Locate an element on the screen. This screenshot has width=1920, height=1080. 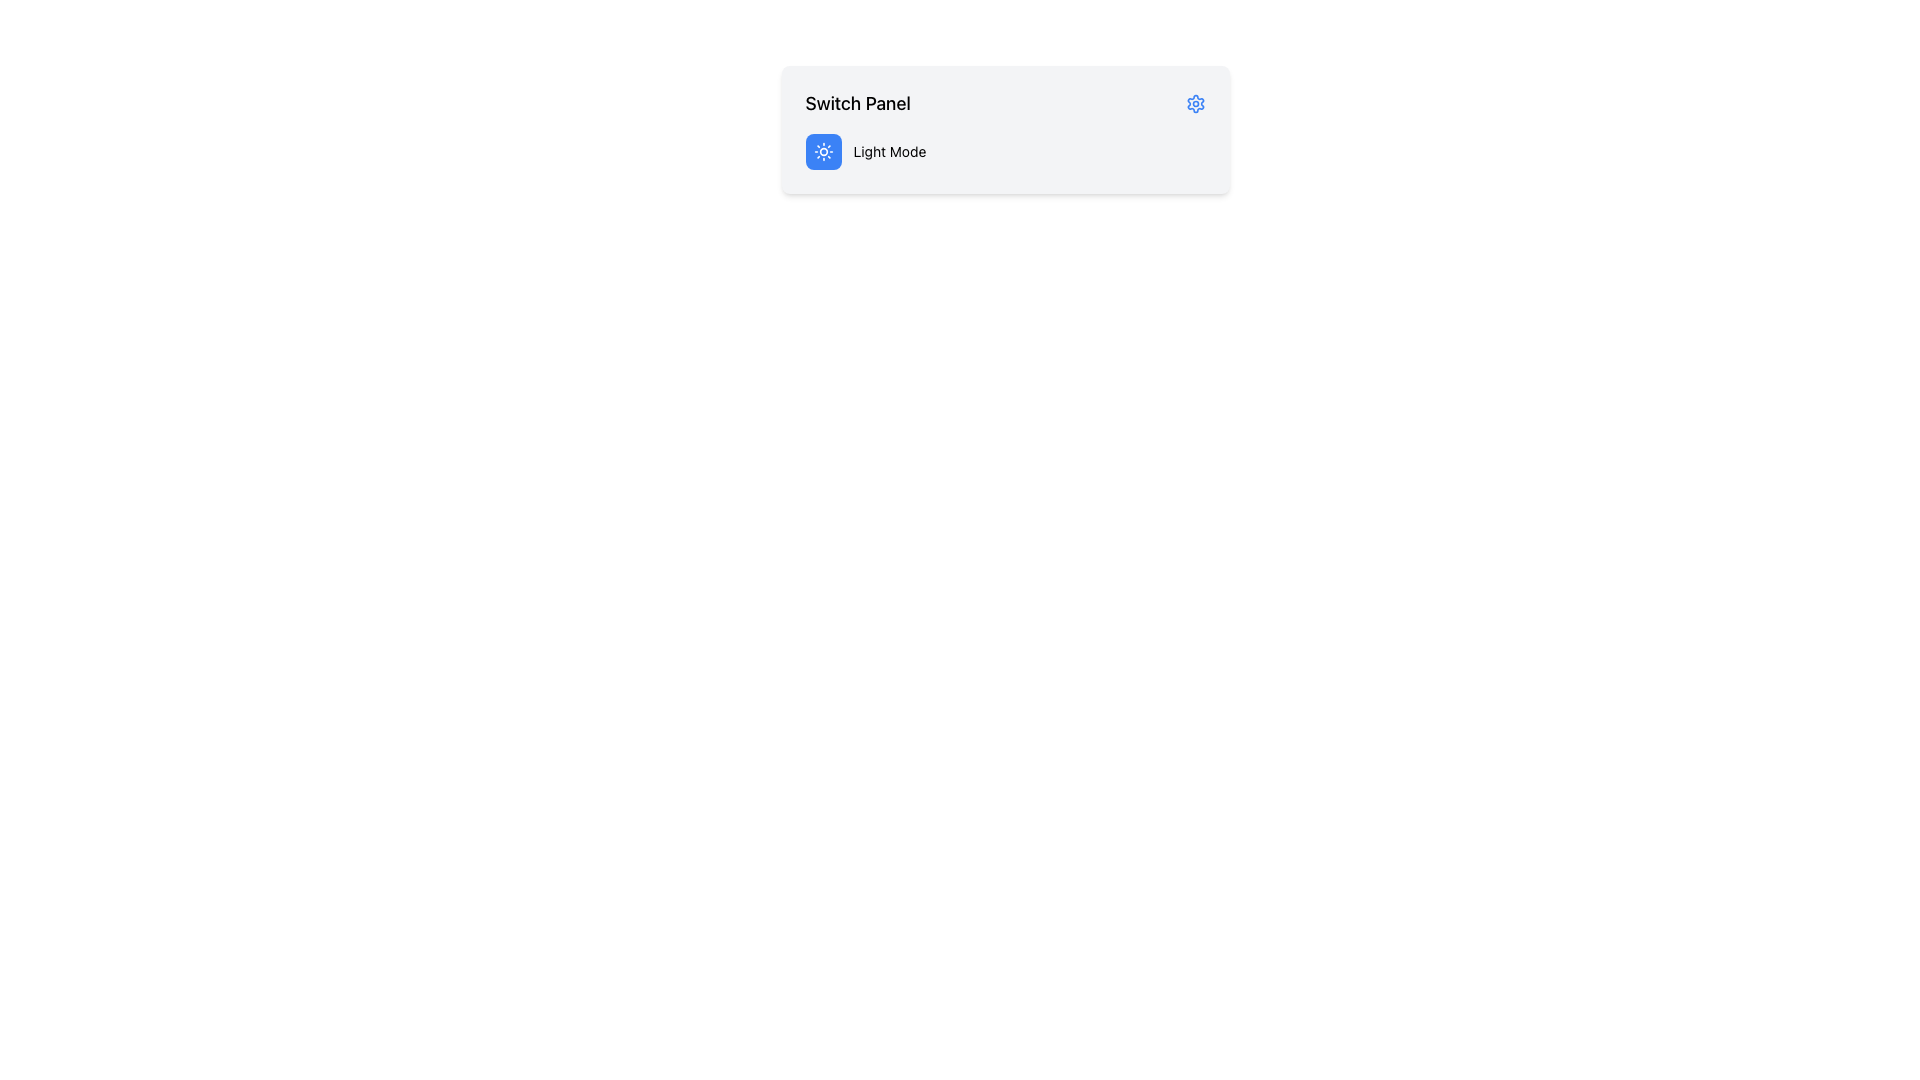
the text label that says 'Light Mode', which is styled with a small font size and positioned to the right of a sun icon within the 'Switch Panel' is located at coordinates (888, 150).